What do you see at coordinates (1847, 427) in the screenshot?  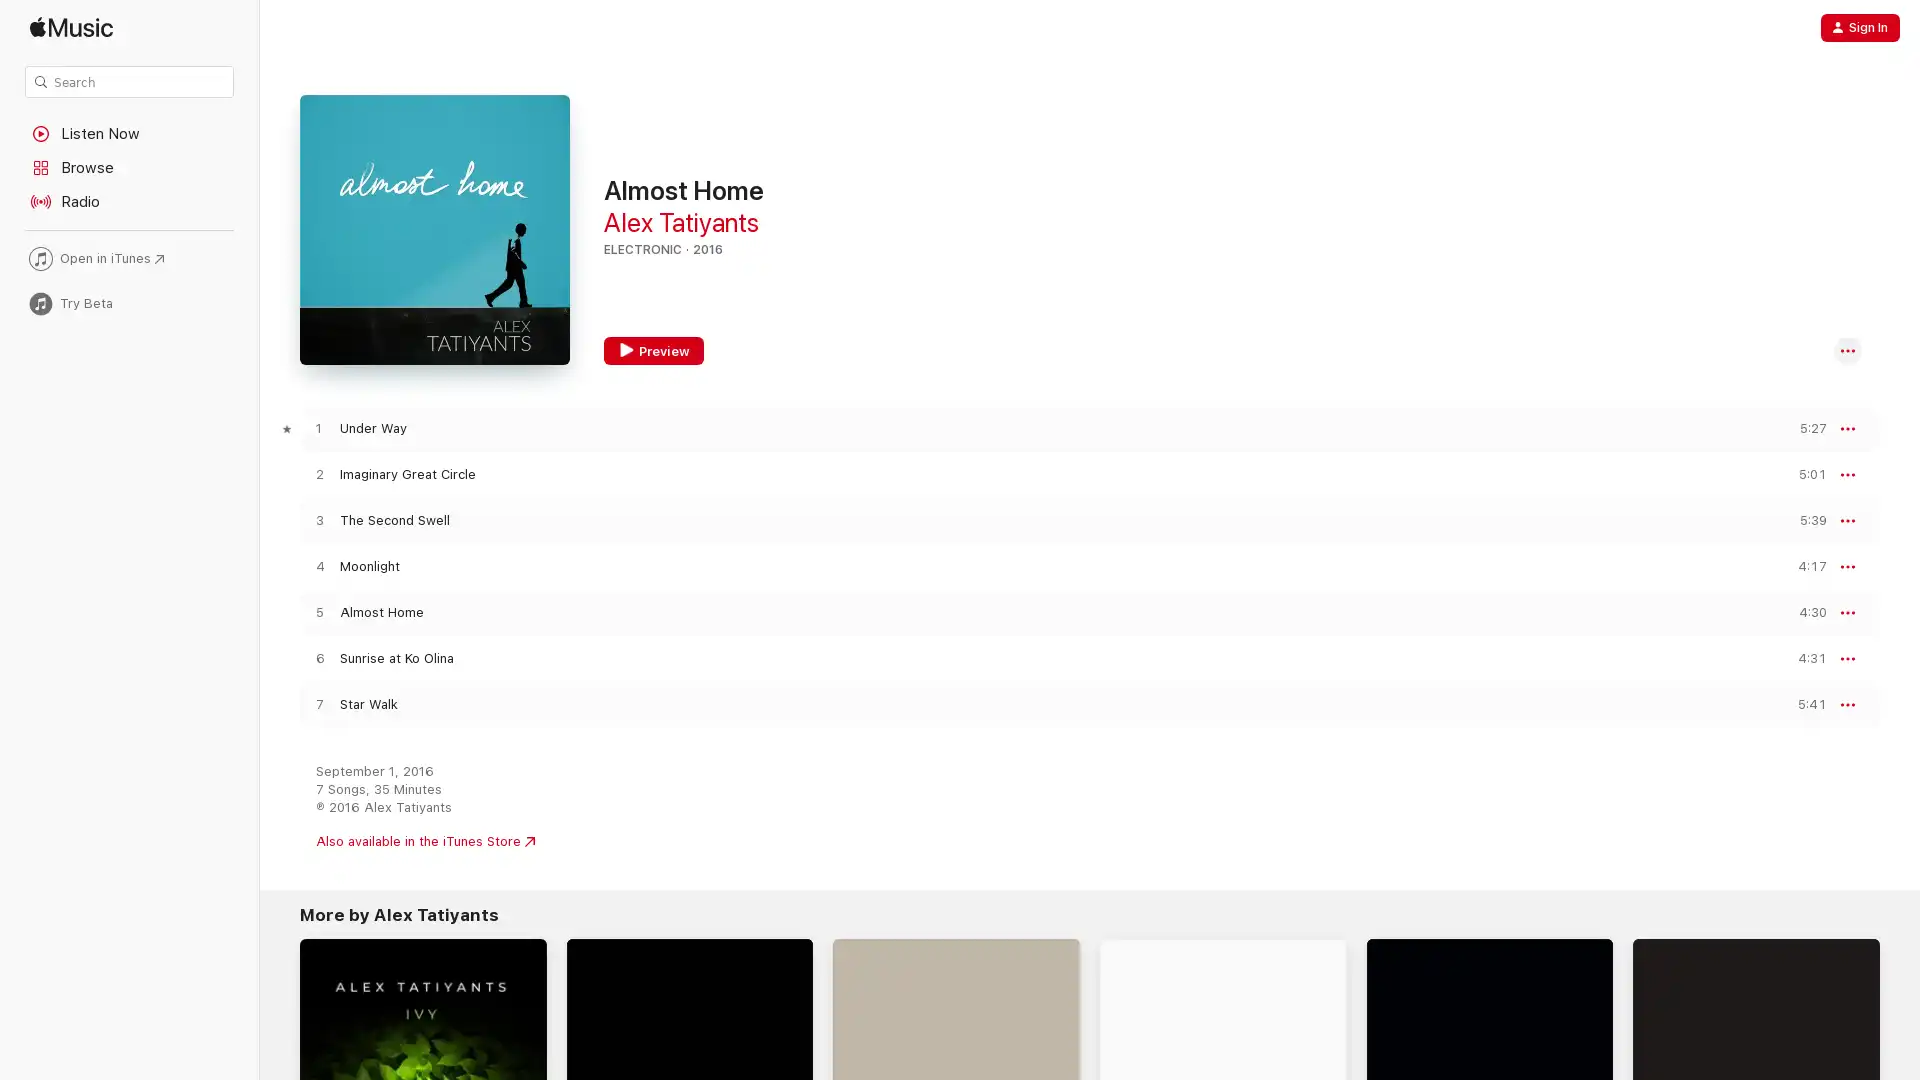 I see `More` at bounding box center [1847, 427].